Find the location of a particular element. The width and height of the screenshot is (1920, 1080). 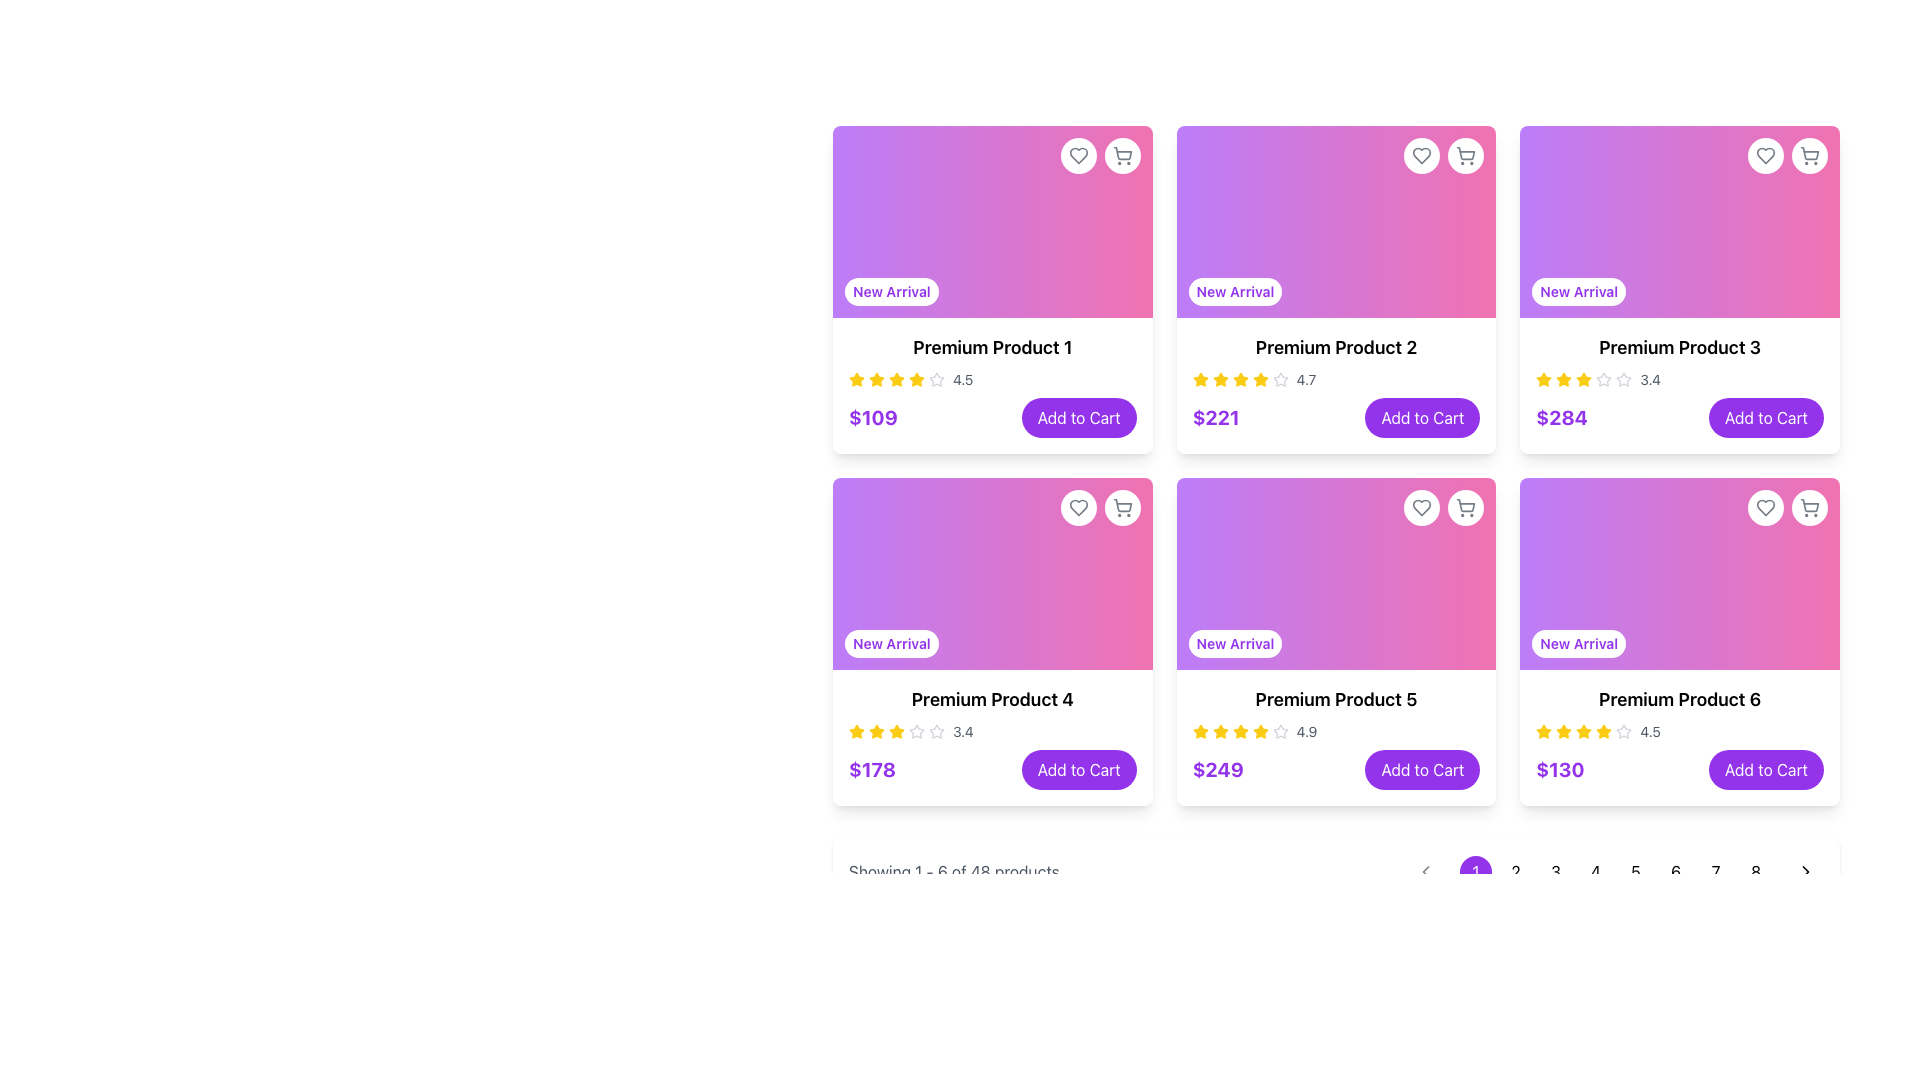

the 'Add to Wishlist' button located at the top-right corner of the 'Premium Product 3' card is located at coordinates (1809, 154).